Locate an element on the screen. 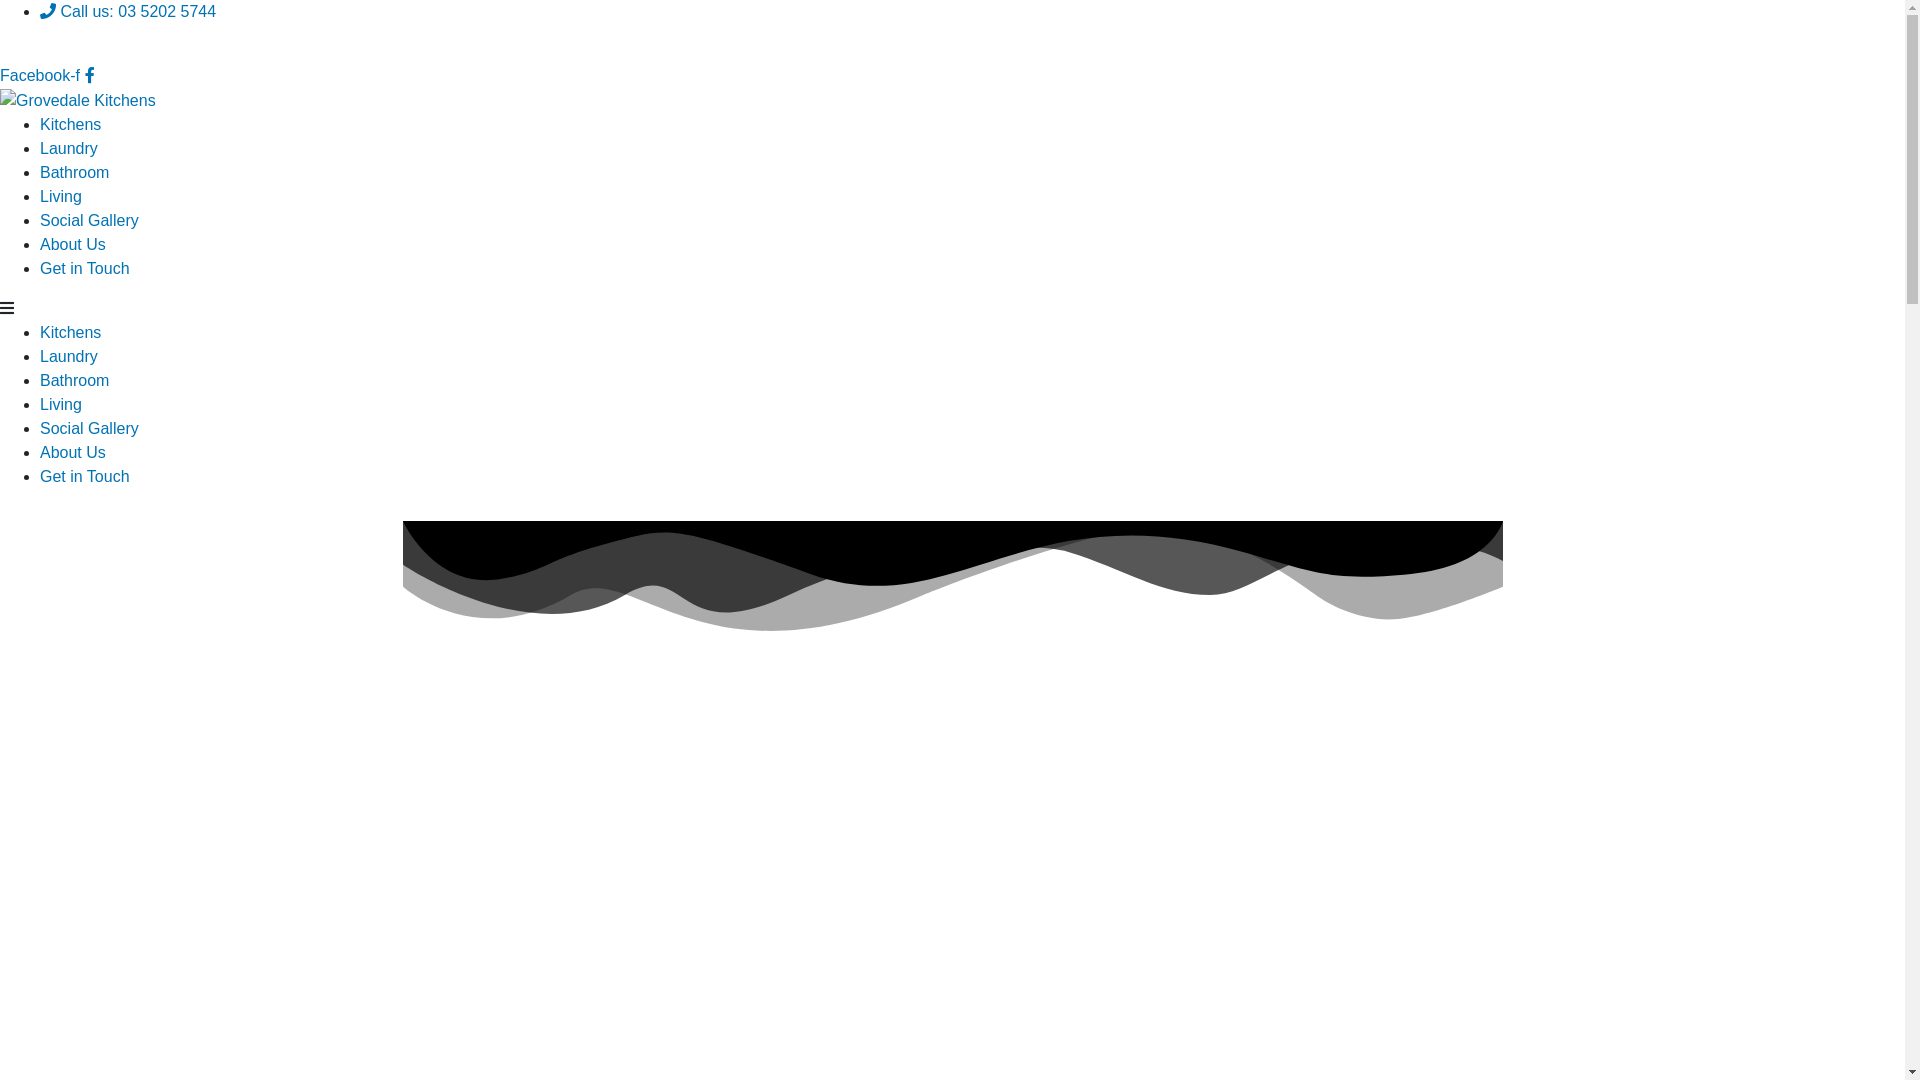 The height and width of the screenshot is (1080, 1920). 'Get in Touch' is located at coordinates (84, 476).